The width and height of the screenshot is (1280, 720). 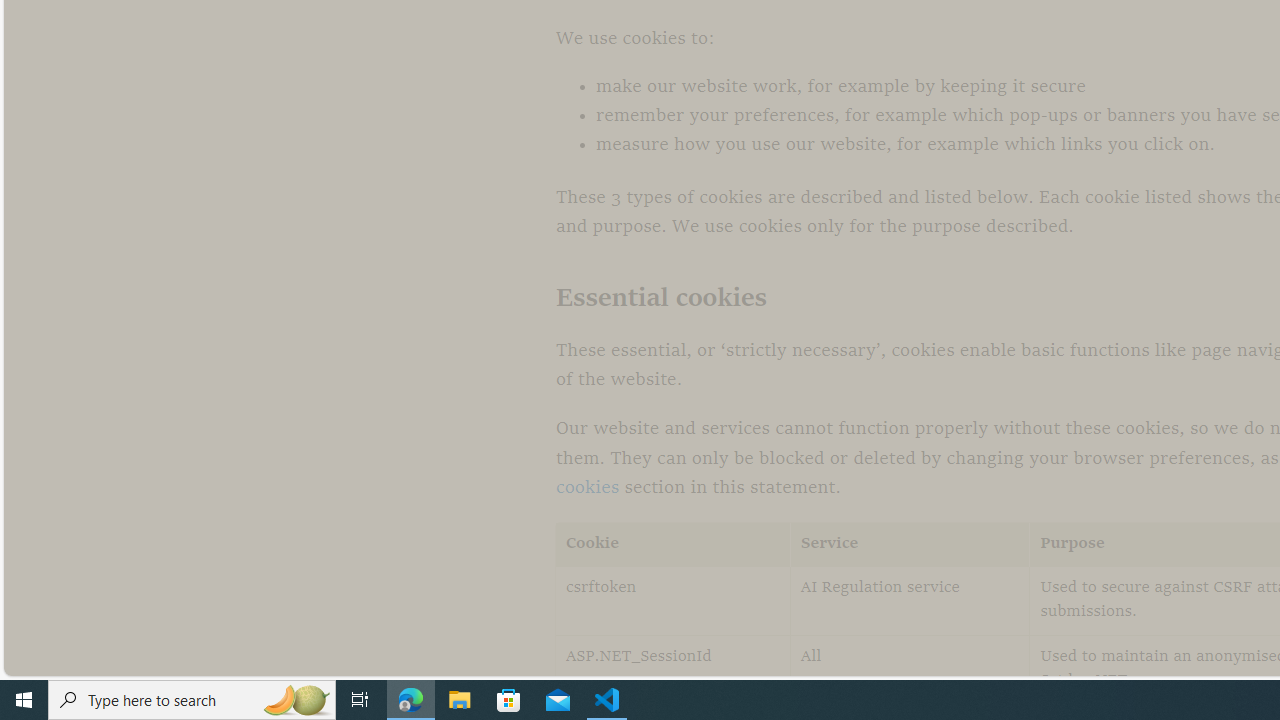 What do you see at coordinates (673, 599) in the screenshot?
I see `'csrftoken'` at bounding box center [673, 599].